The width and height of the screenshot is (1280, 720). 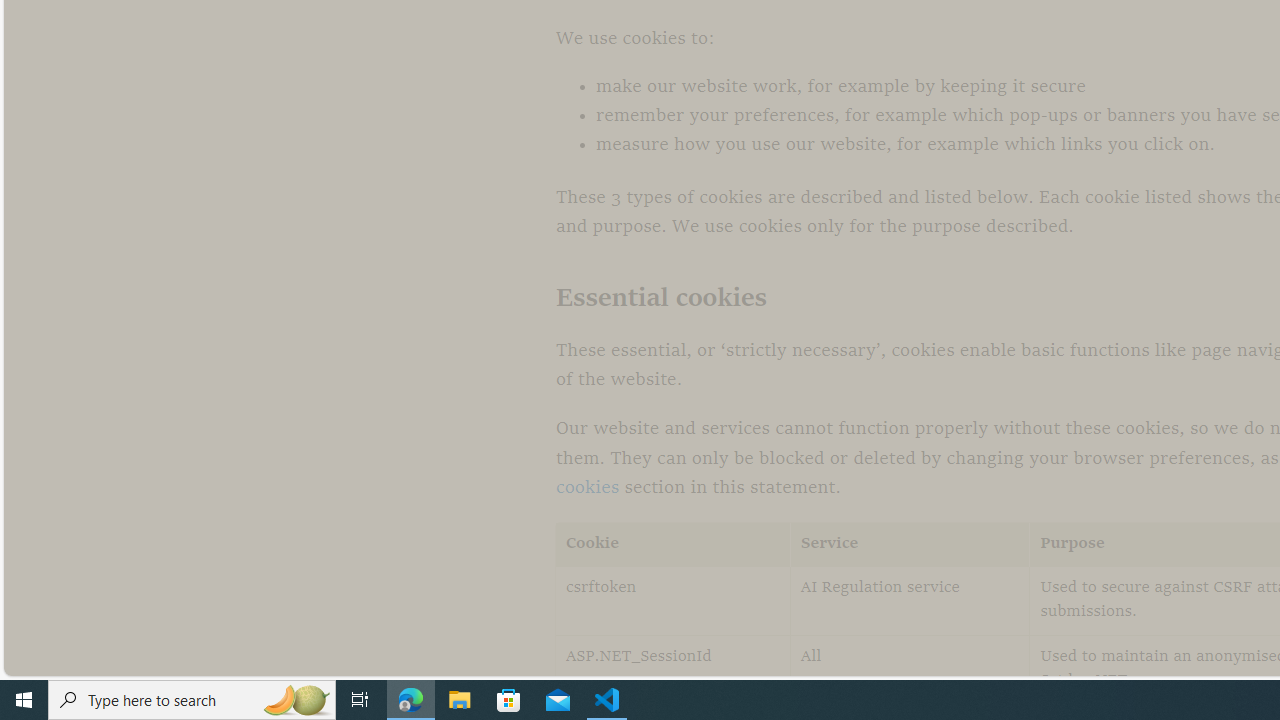 What do you see at coordinates (673, 599) in the screenshot?
I see `'csrftoken'` at bounding box center [673, 599].